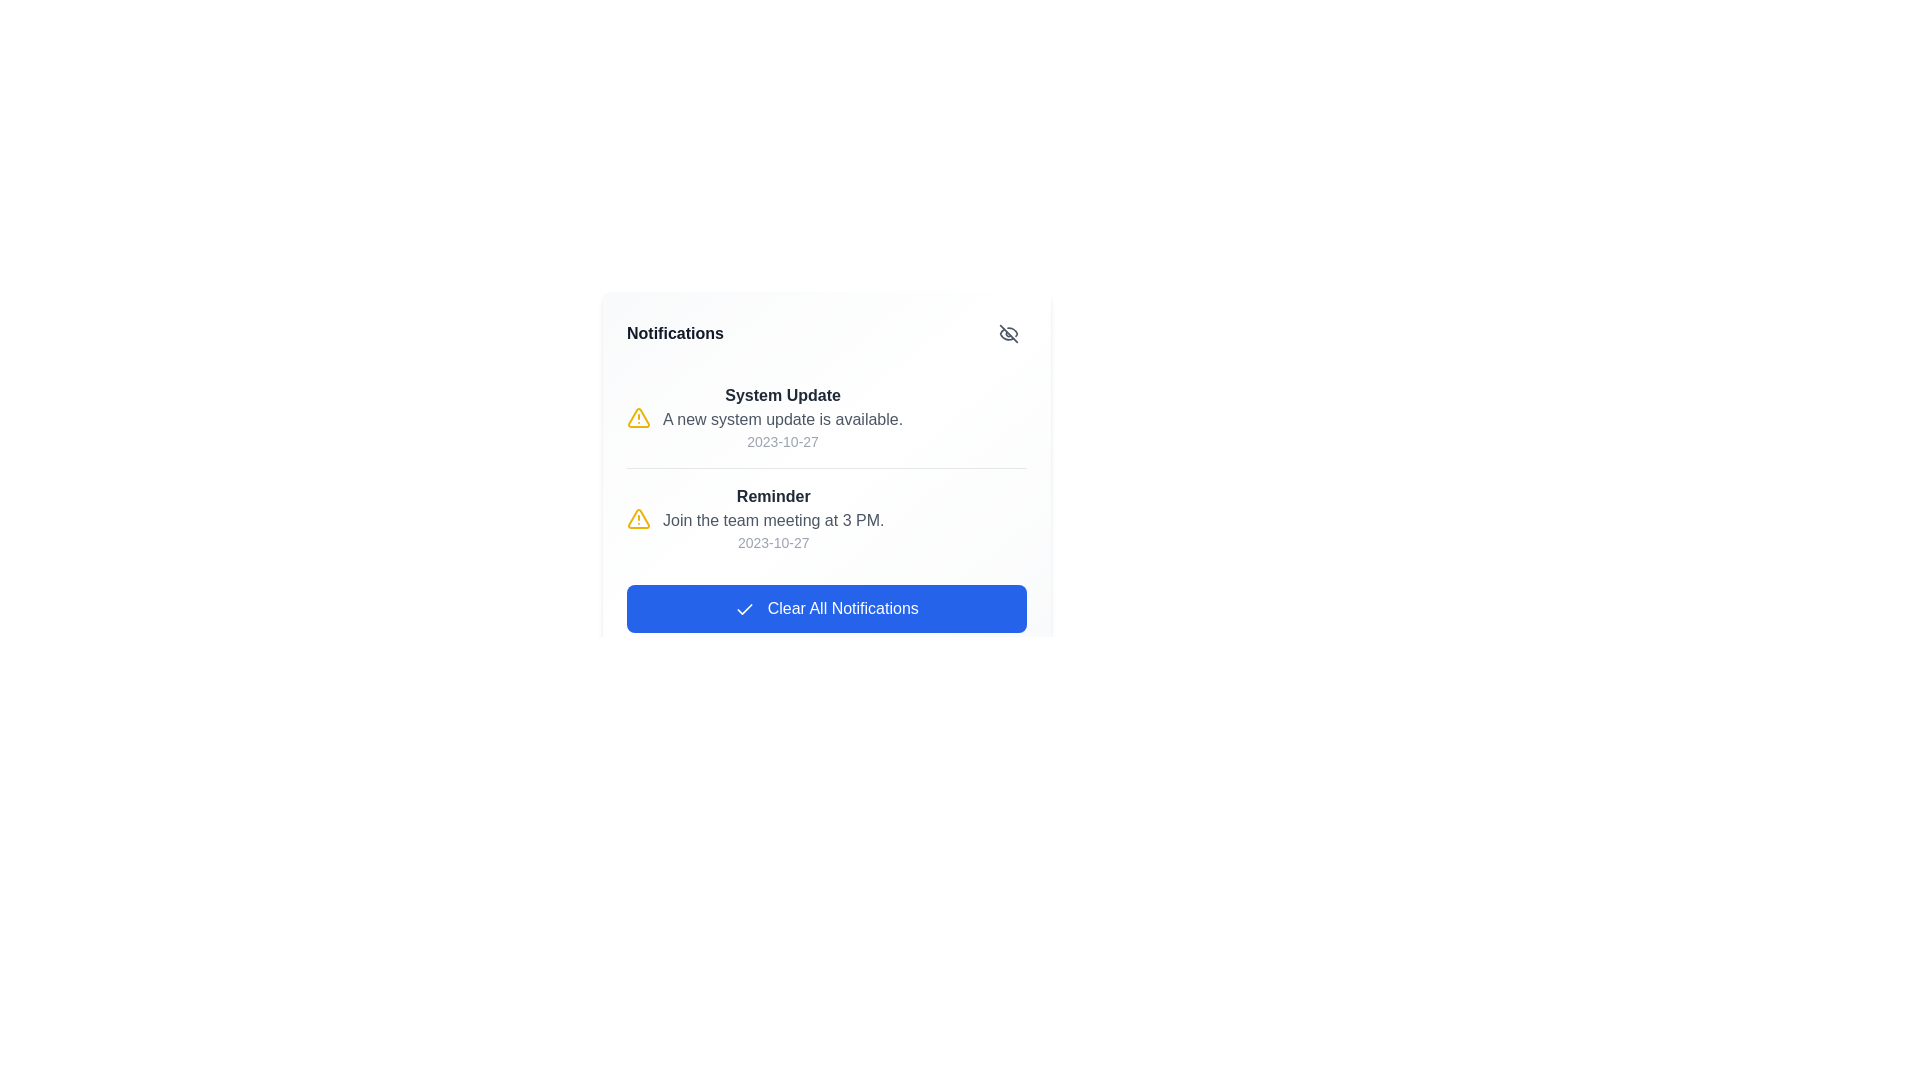  Describe the element at coordinates (826, 608) in the screenshot. I see `the button at the bottom of the 'Notifications' panel` at that location.